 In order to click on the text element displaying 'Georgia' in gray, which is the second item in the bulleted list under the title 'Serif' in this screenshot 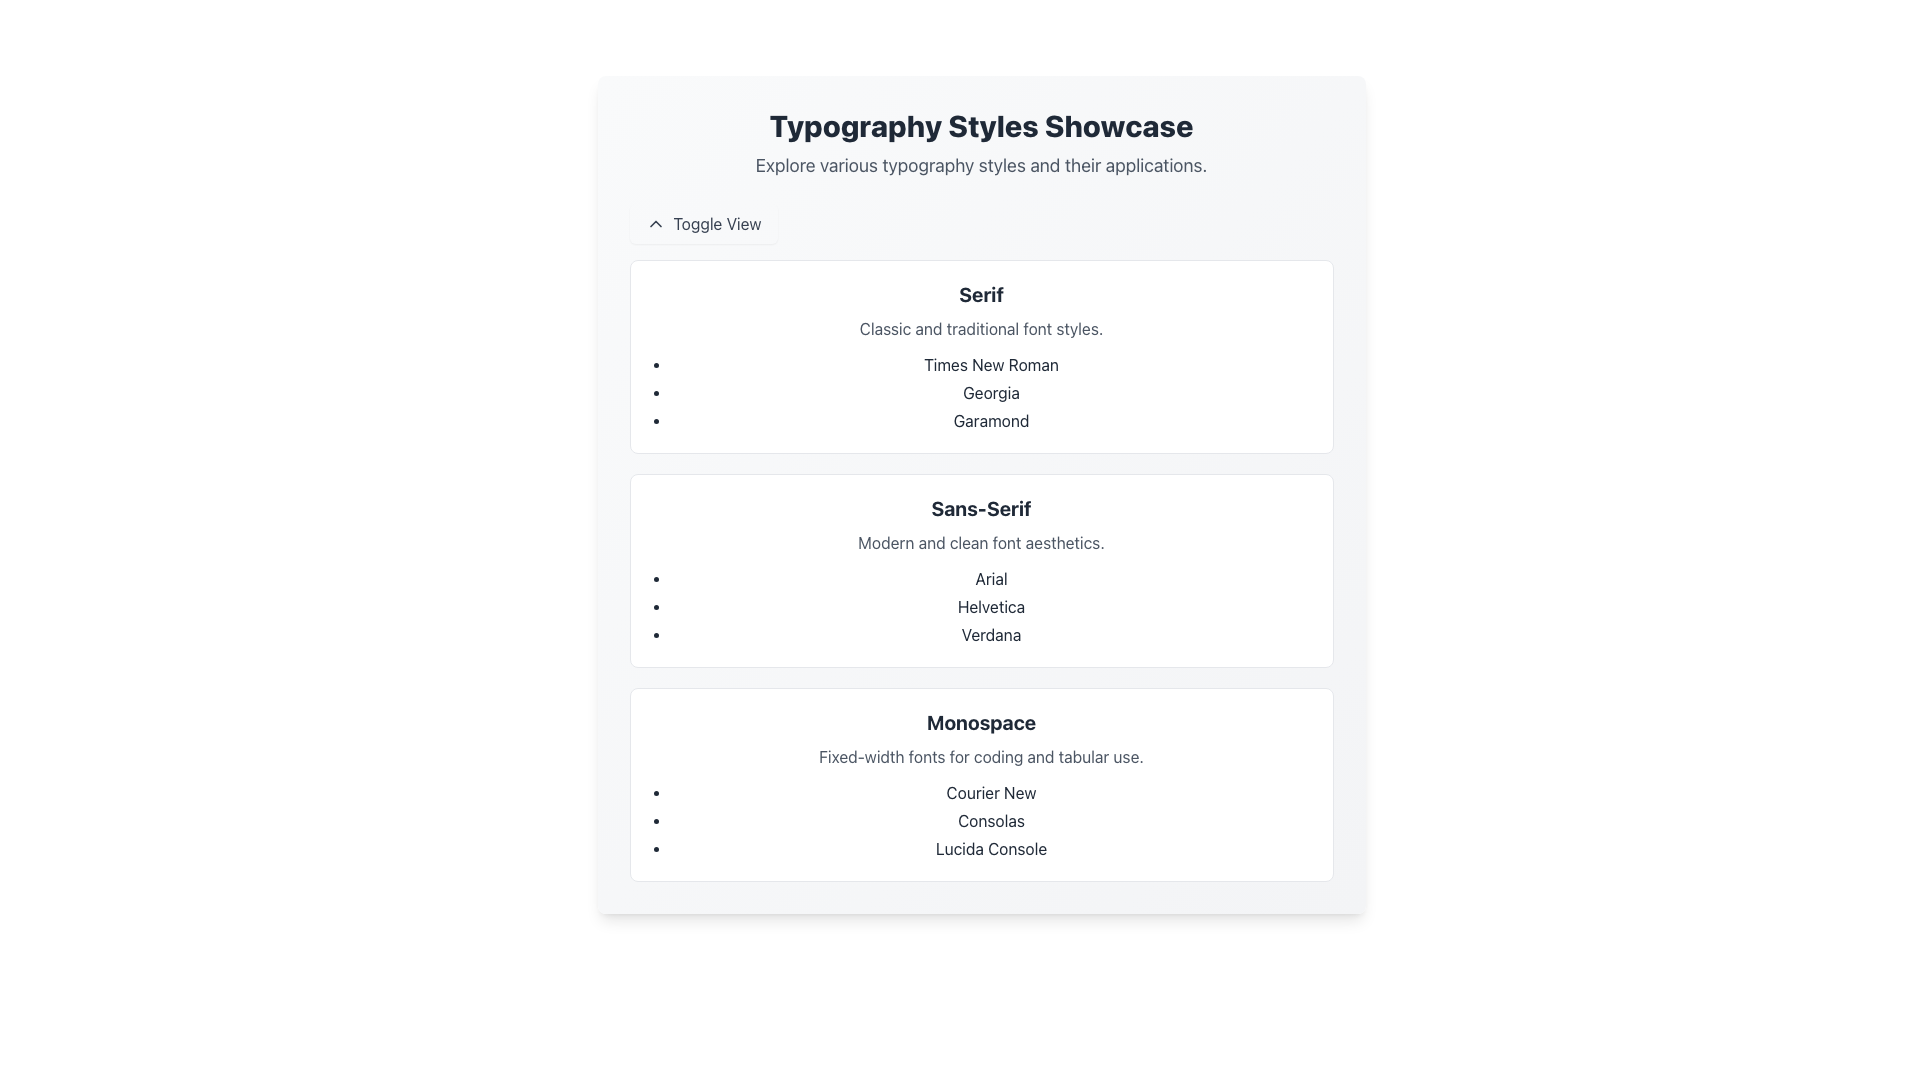, I will do `click(991, 393)`.